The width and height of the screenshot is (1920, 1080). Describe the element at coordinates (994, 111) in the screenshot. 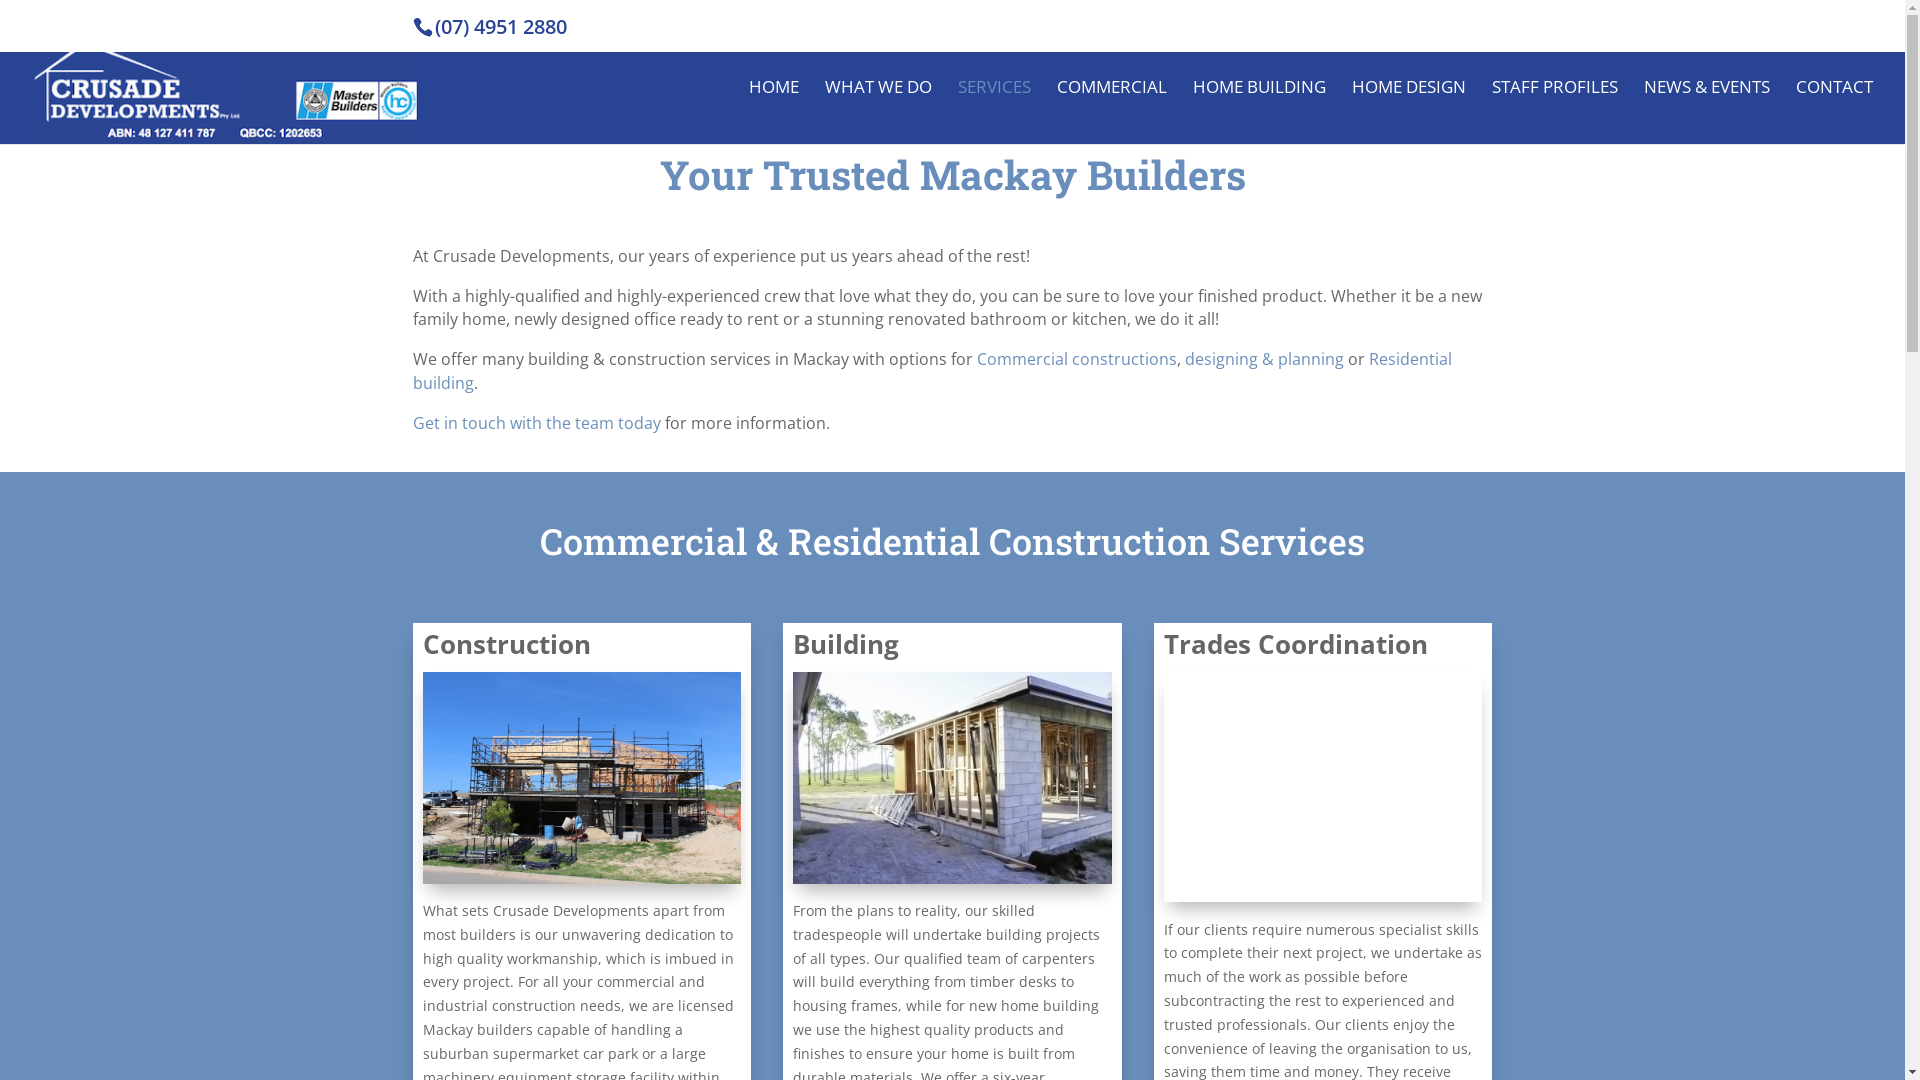

I see `'SERVICES'` at that location.